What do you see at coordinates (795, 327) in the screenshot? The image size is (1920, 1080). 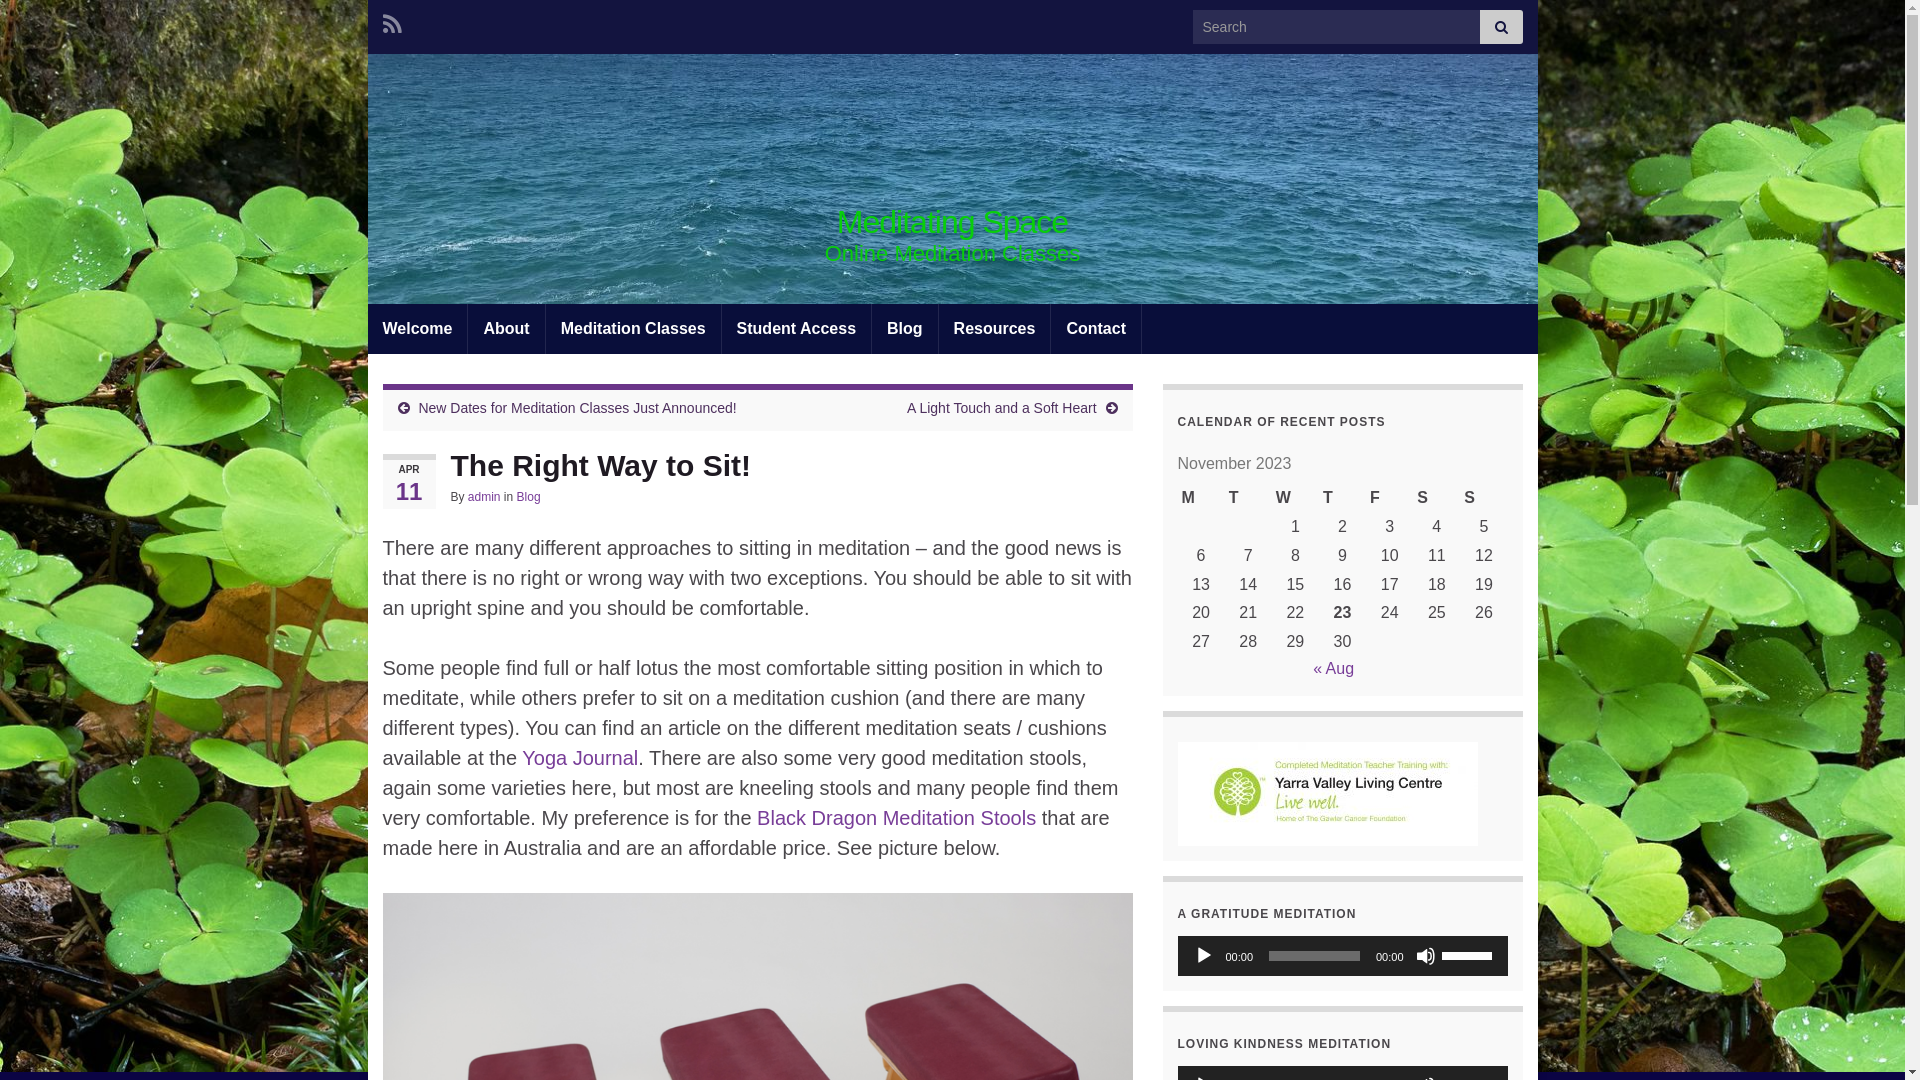 I see `'Student Access'` at bounding box center [795, 327].